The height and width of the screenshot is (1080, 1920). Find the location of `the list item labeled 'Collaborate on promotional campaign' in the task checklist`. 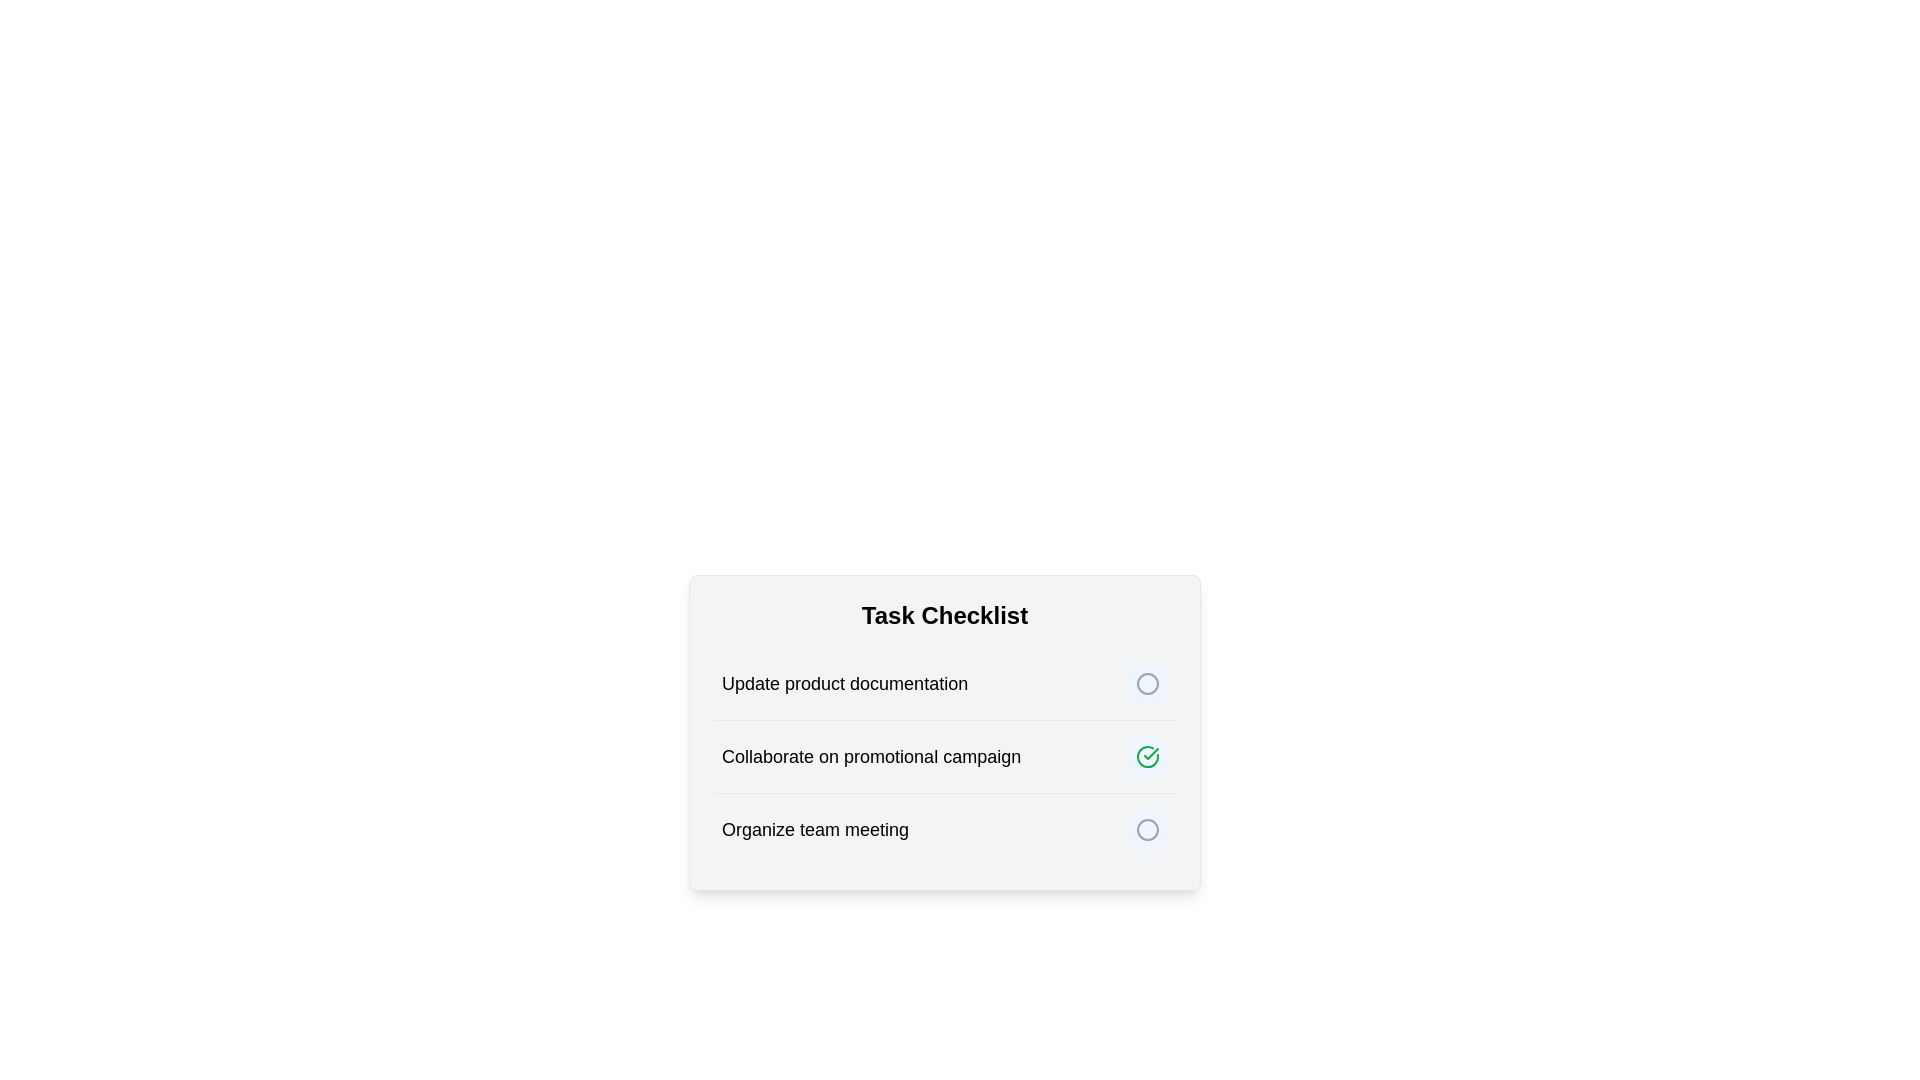

the list item labeled 'Collaborate on promotional campaign' in the task checklist is located at coordinates (944, 756).